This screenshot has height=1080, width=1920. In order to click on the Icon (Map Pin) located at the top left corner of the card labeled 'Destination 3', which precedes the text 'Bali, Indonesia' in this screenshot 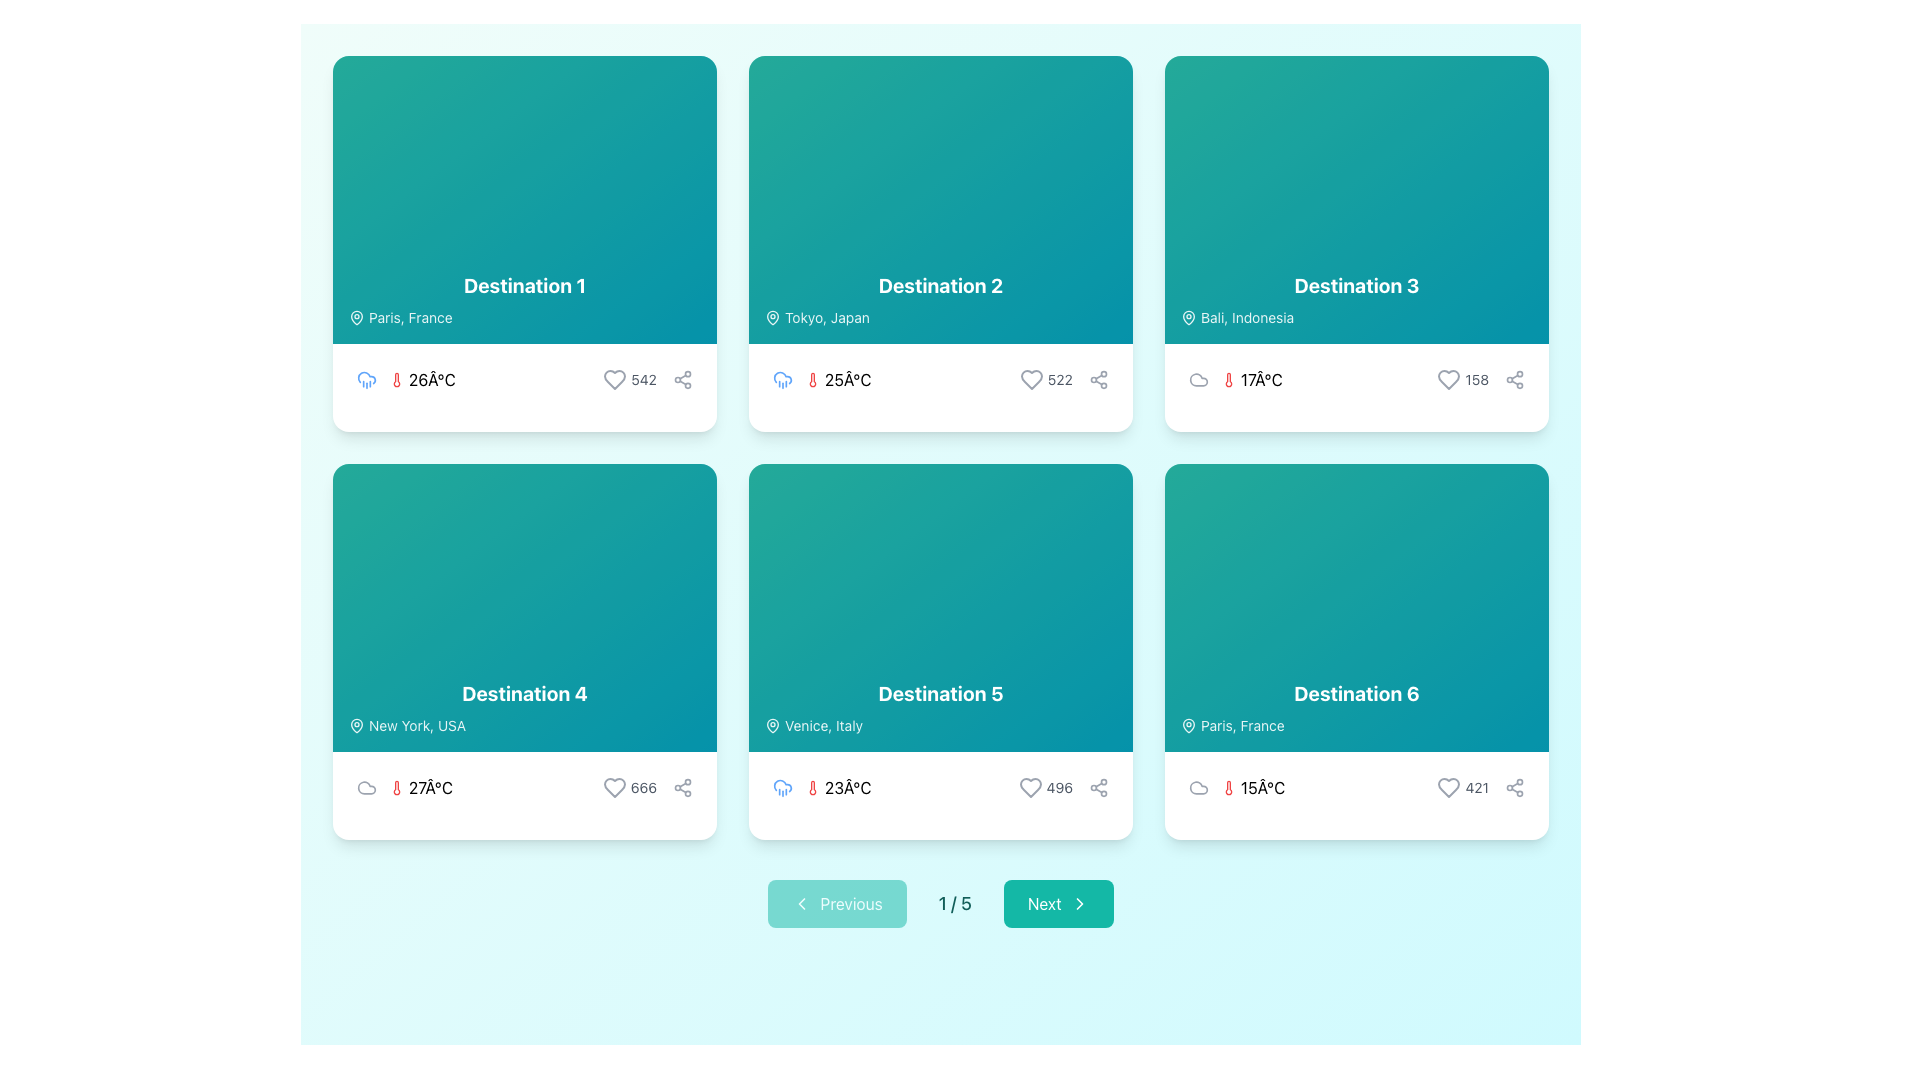, I will do `click(1189, 315)`.